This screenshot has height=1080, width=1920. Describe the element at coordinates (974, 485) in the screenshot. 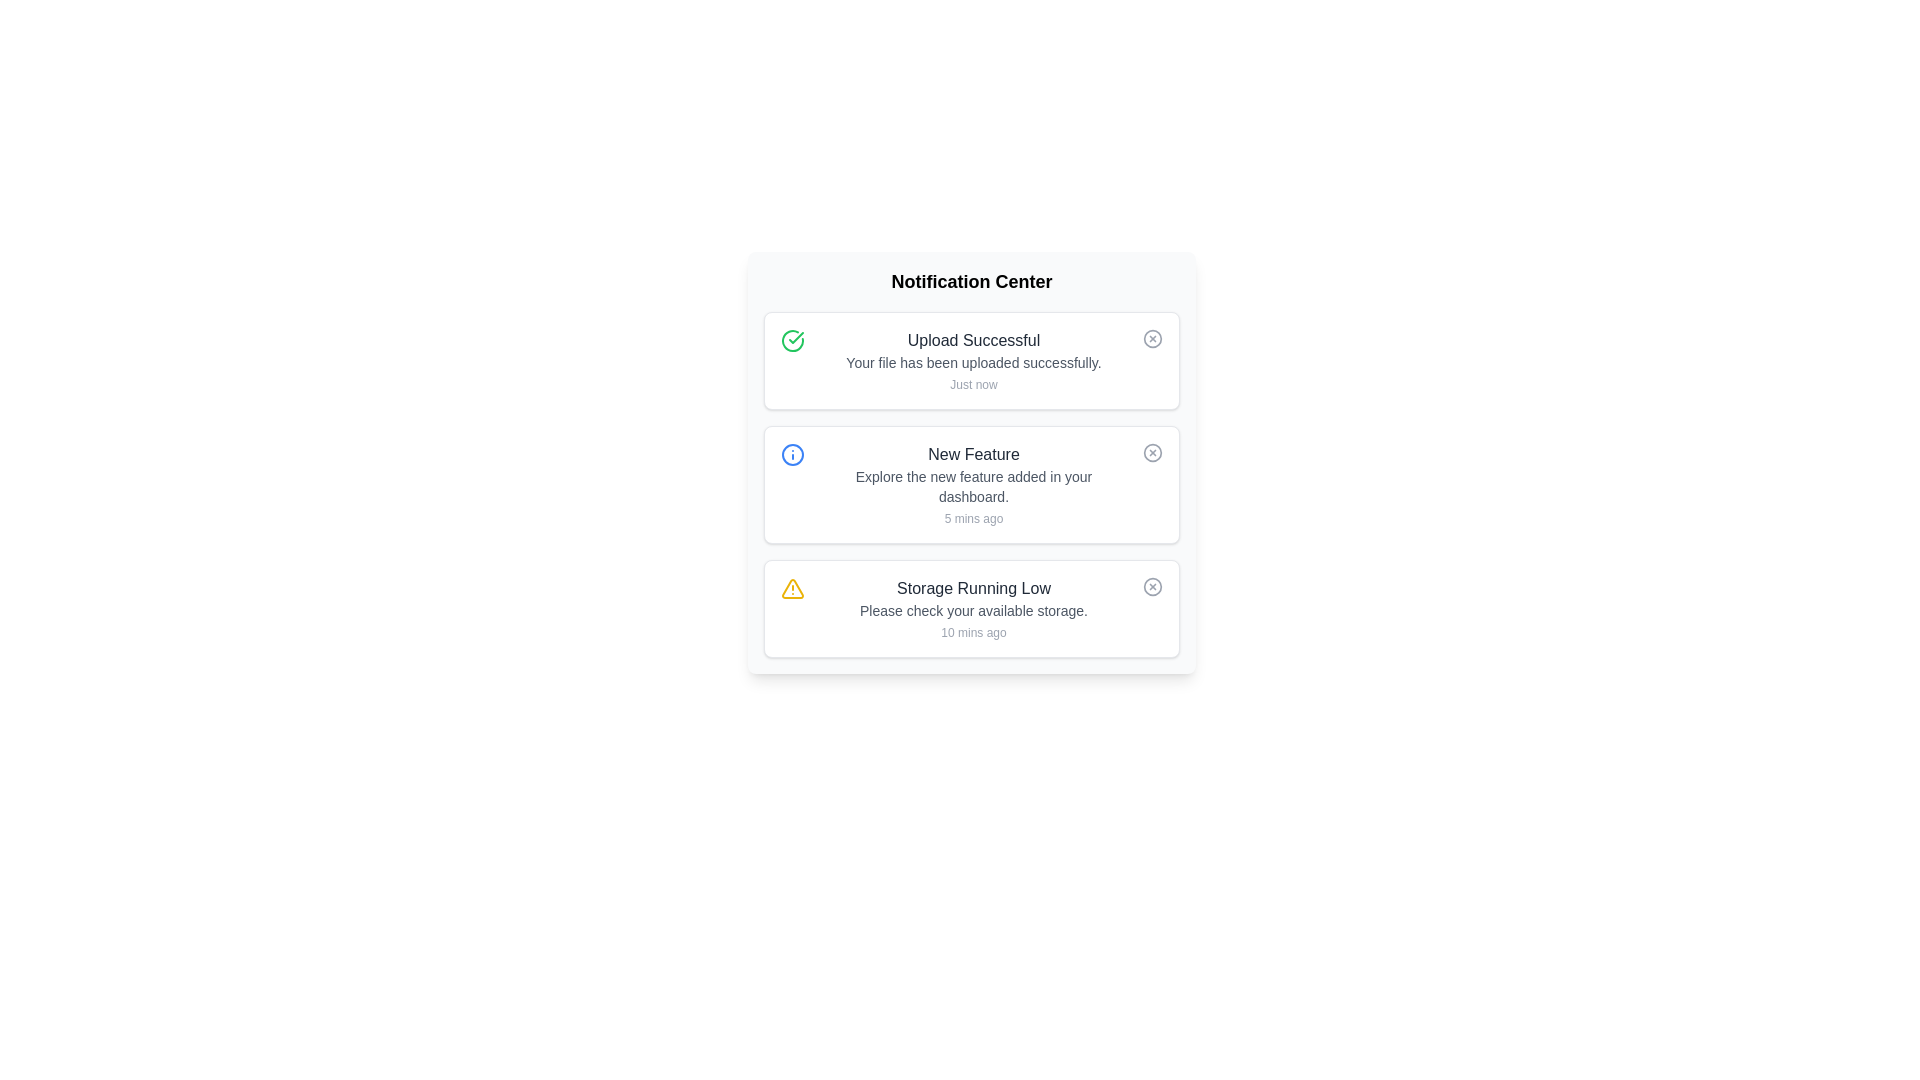

I see `the text block within the notification card titled 'New Feature', which includes a descriptive message and additional context, located second from the top in the notification center` at that location.